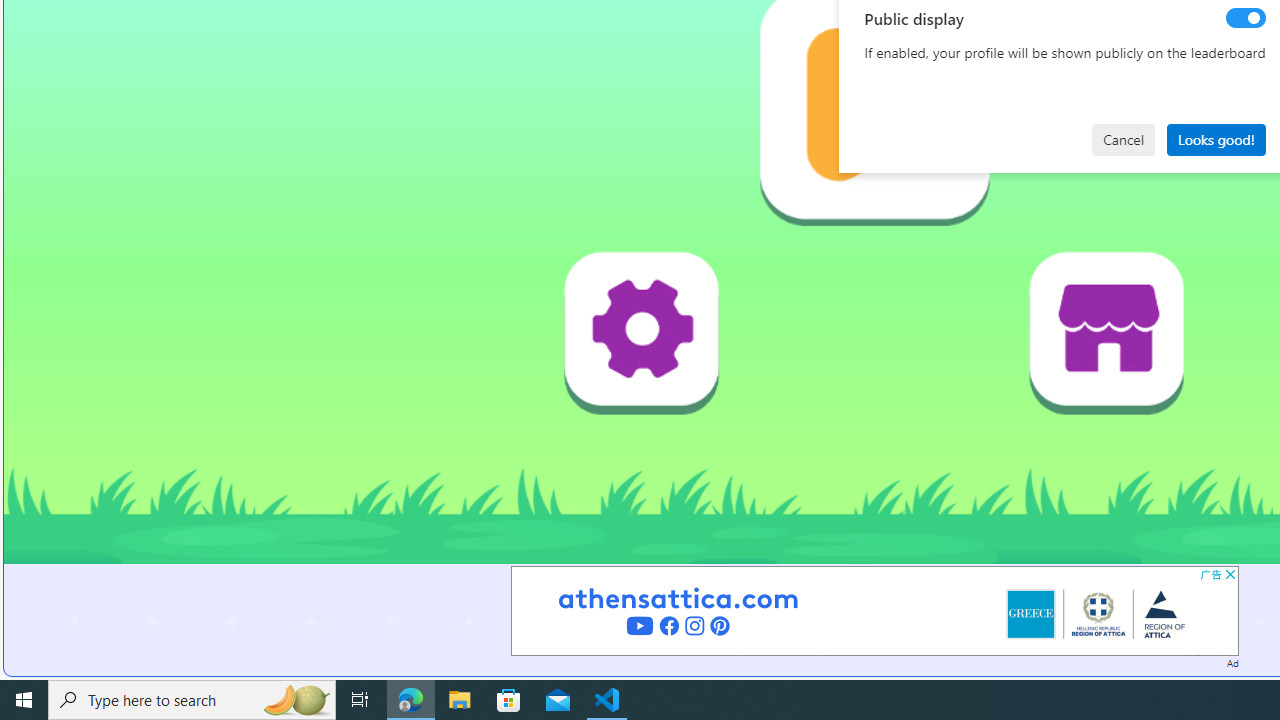 The width and height of the screenshot is (1280, 720). Describe the element at coordinates (1123, 138) in the screenshot. I see `'Cancel'` at that location.